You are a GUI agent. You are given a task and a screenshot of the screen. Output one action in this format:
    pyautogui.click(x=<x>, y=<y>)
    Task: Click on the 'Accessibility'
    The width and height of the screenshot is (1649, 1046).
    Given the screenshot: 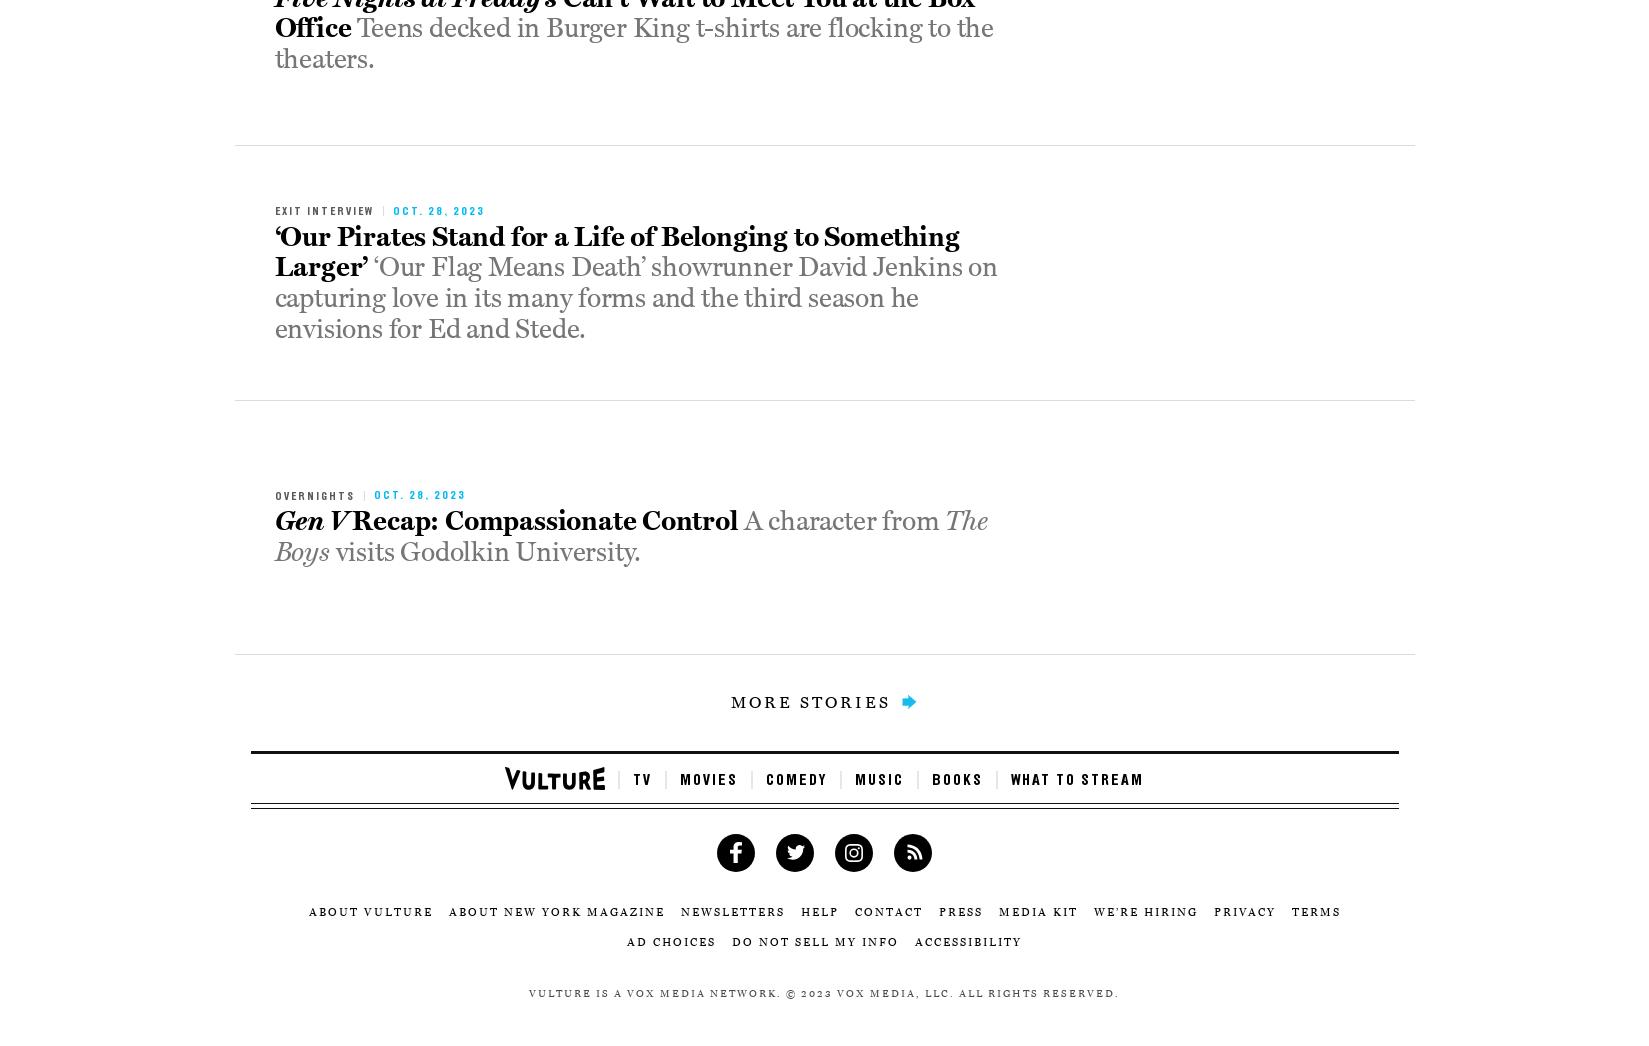 What is the action you would take?
    pyautogui.click(x=967, y=941)
    